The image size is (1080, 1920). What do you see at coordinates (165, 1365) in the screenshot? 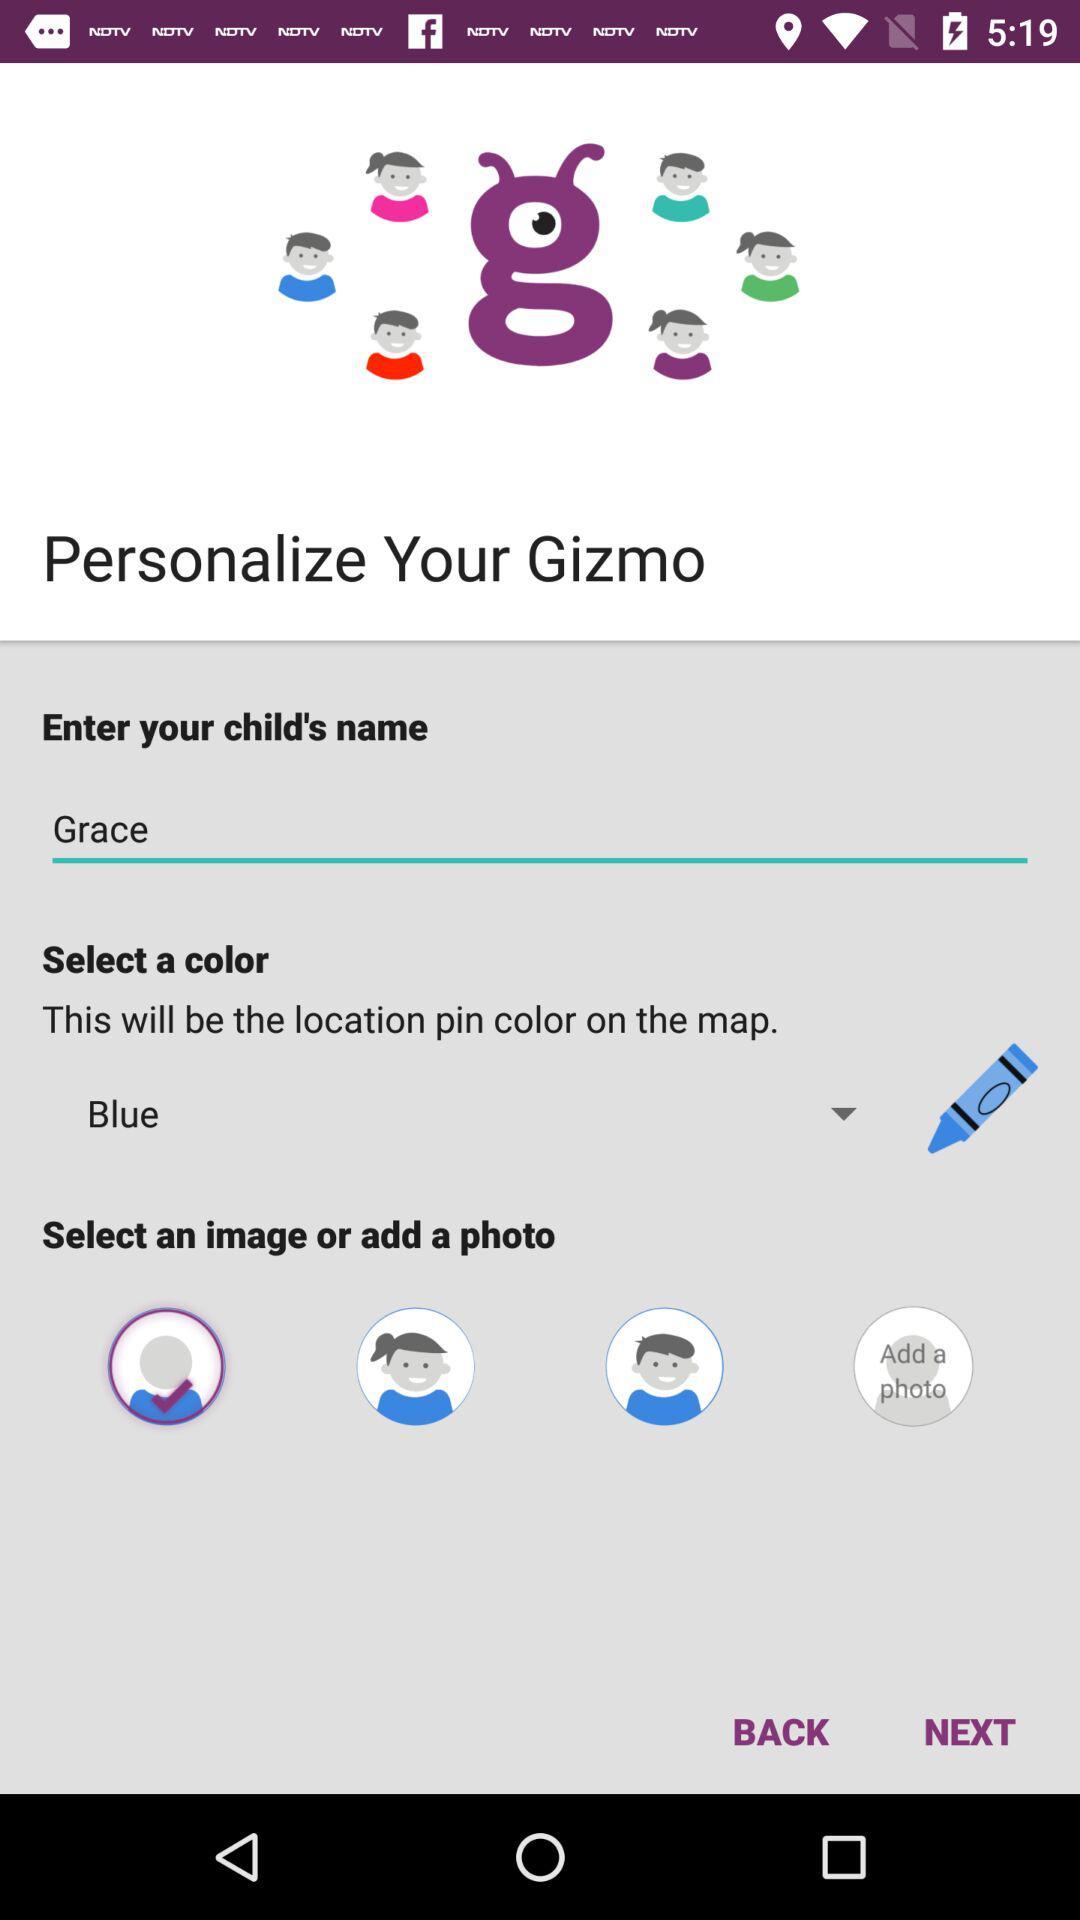
I see `the avatar icon` at bounding box center [165, 1365].